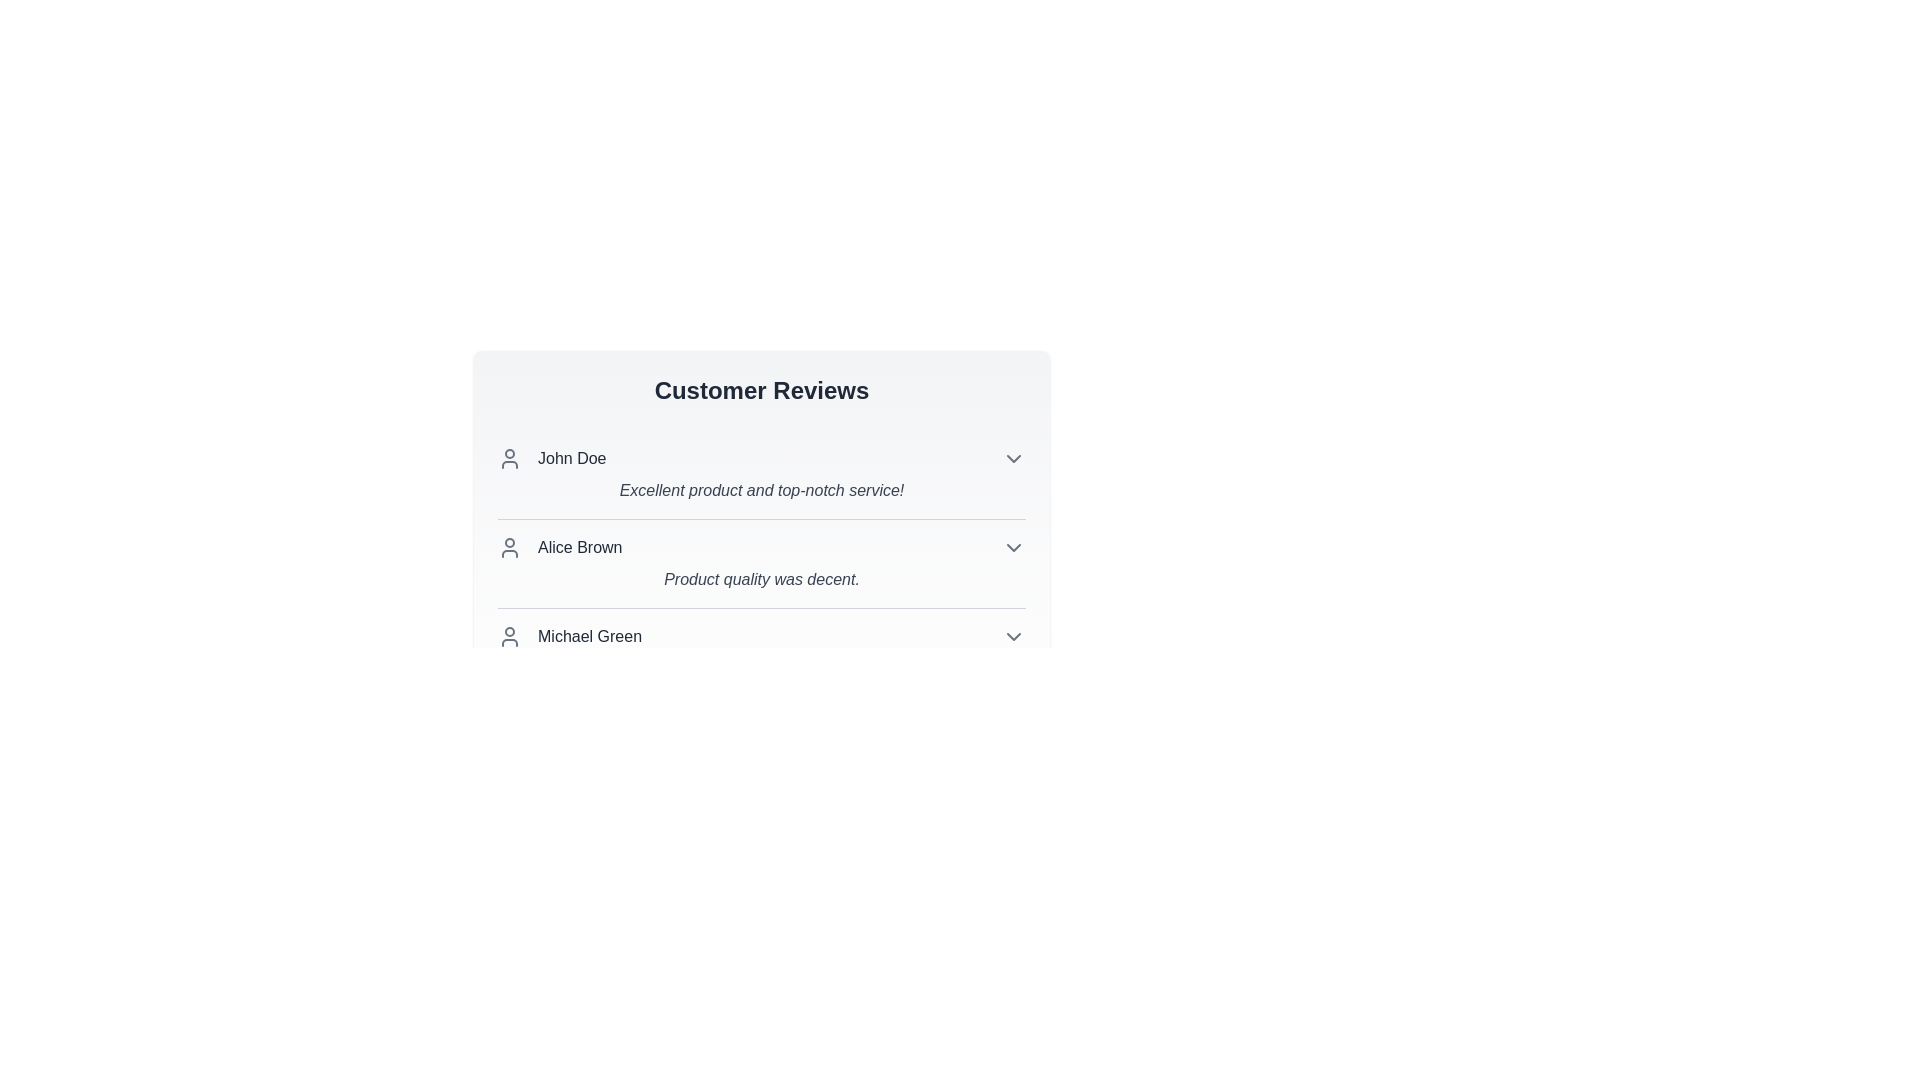 This screenshot has height=1080, width=1920. I want to click on the user icon for John Doe to reveal additional actions, so click(509, 459).